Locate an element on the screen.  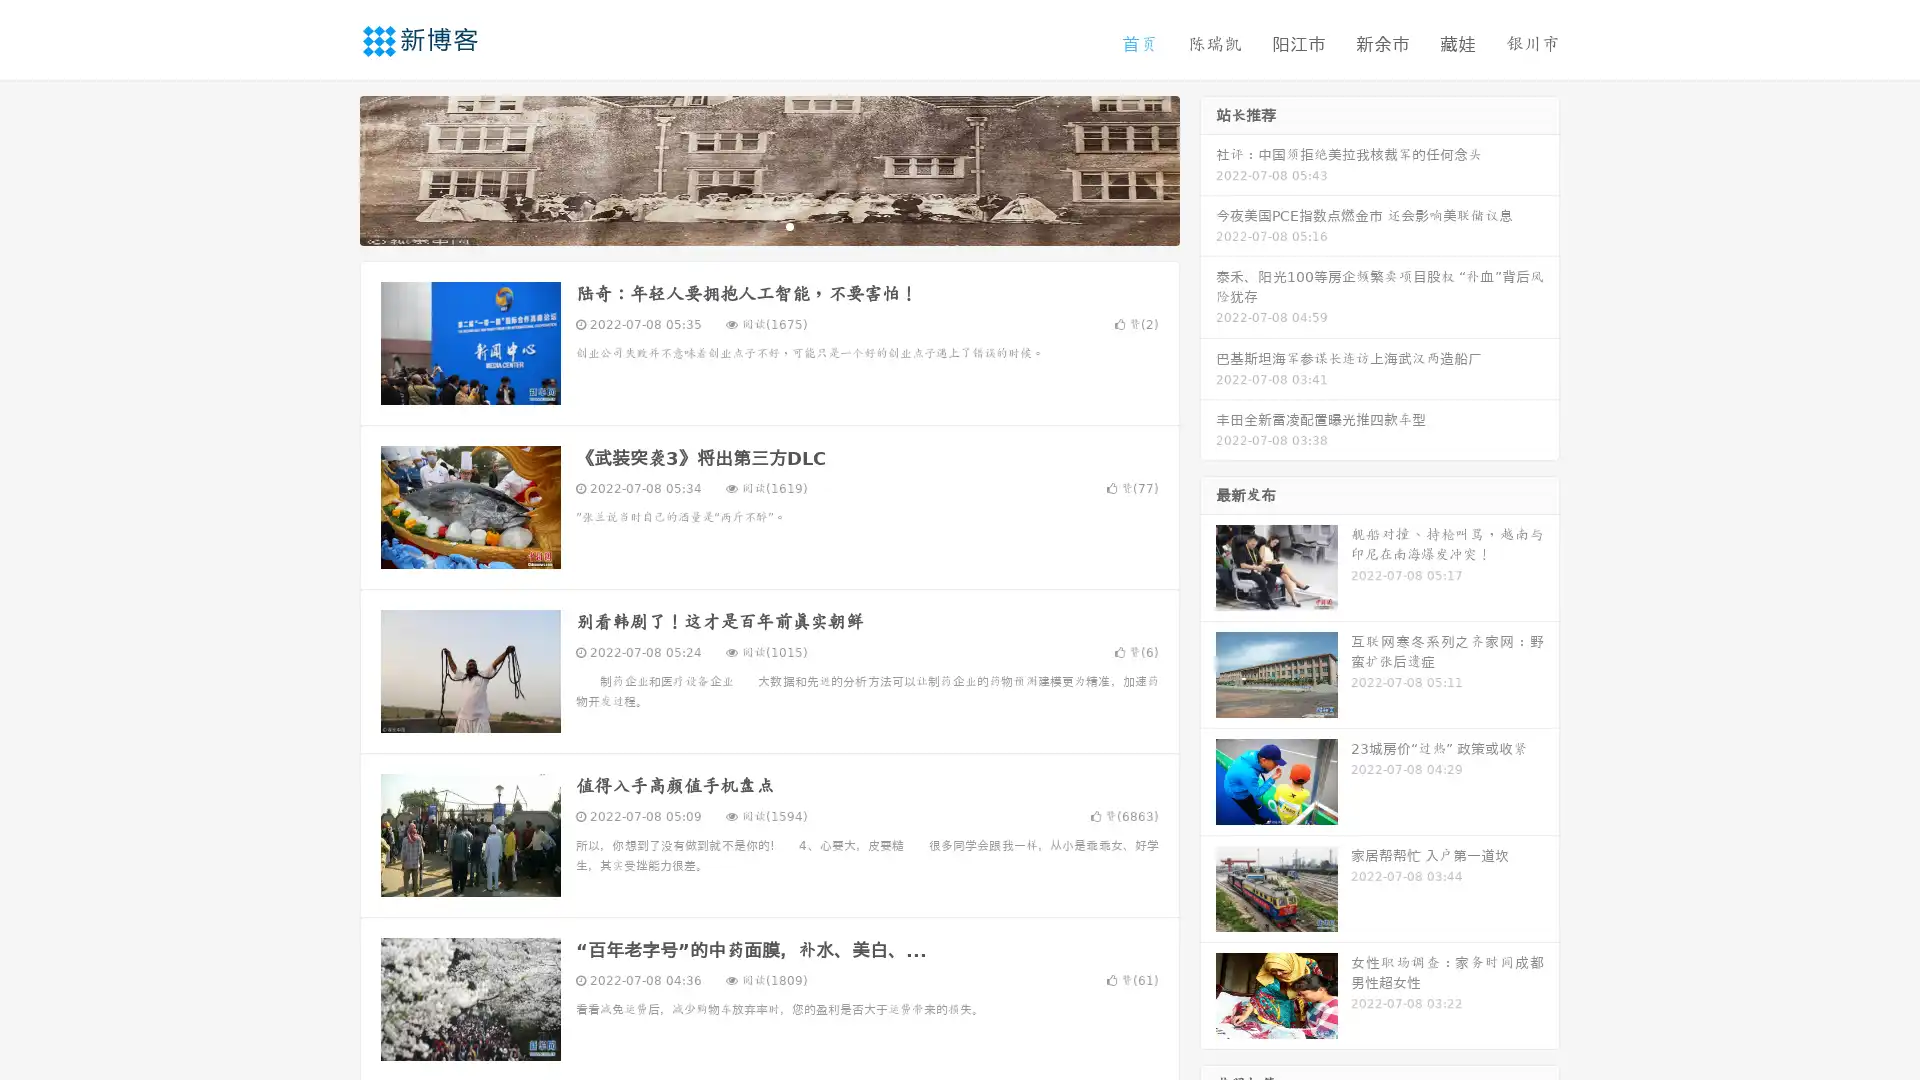
Go to slide 2 is located at coordinates (768, 225).